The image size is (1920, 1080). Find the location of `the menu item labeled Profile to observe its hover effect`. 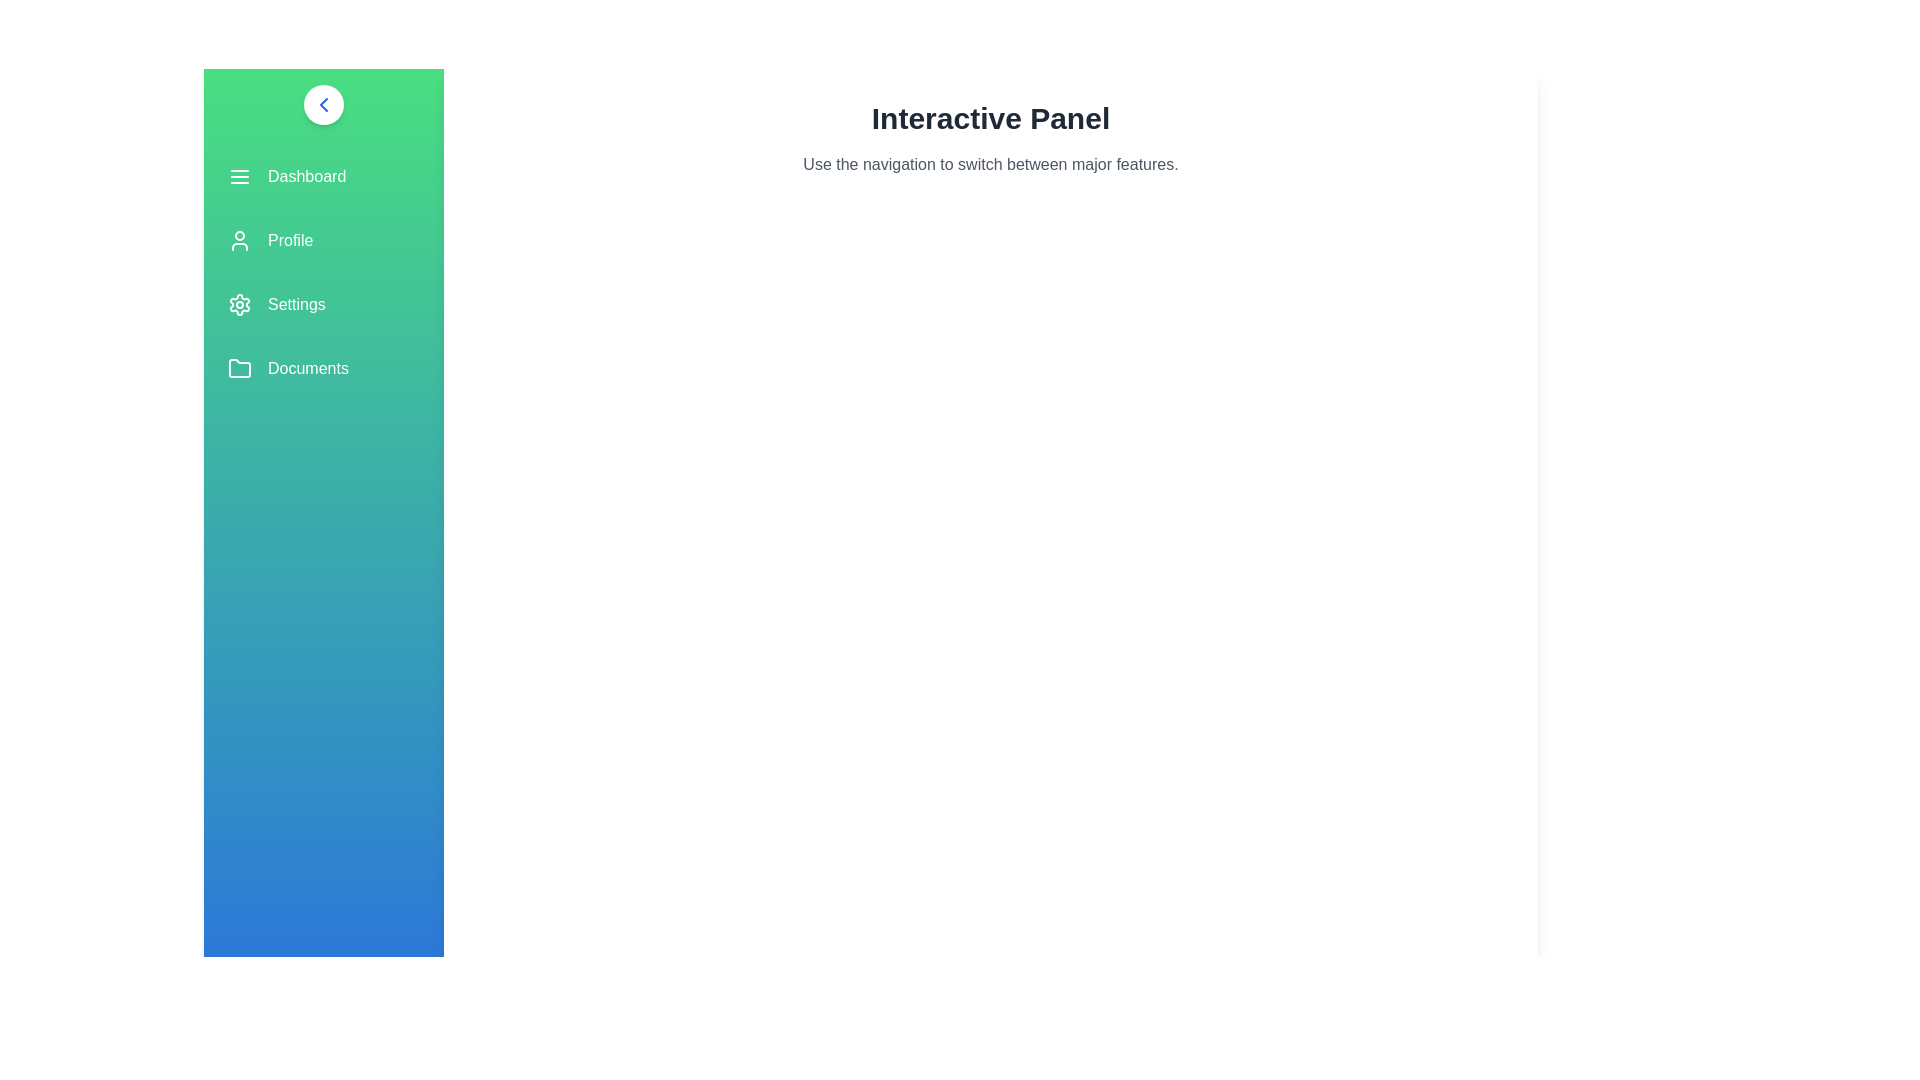

the menu item labeled Profile to observe its hover effect is located at coordinates (324, 239).